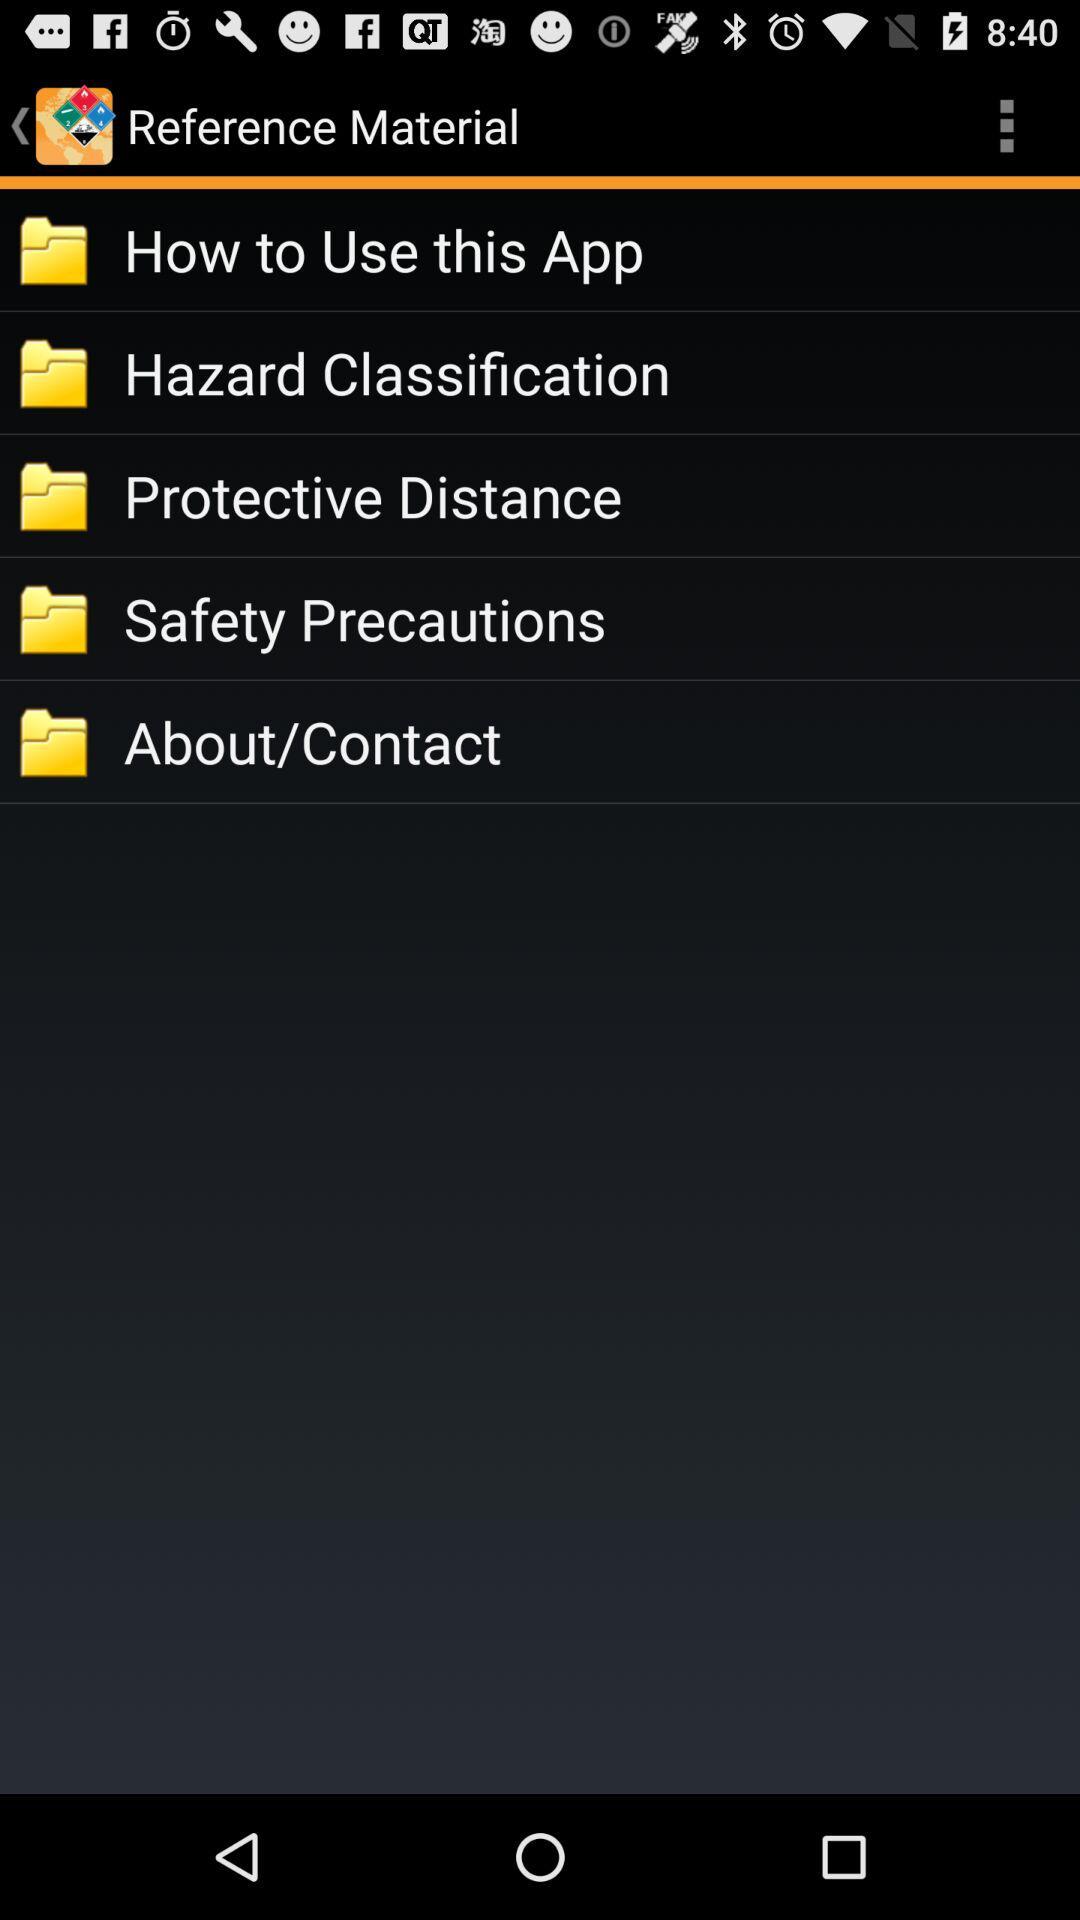 This screenshot has width=1080, height=1920. I want to click on the item at the center, so click(600, 740).